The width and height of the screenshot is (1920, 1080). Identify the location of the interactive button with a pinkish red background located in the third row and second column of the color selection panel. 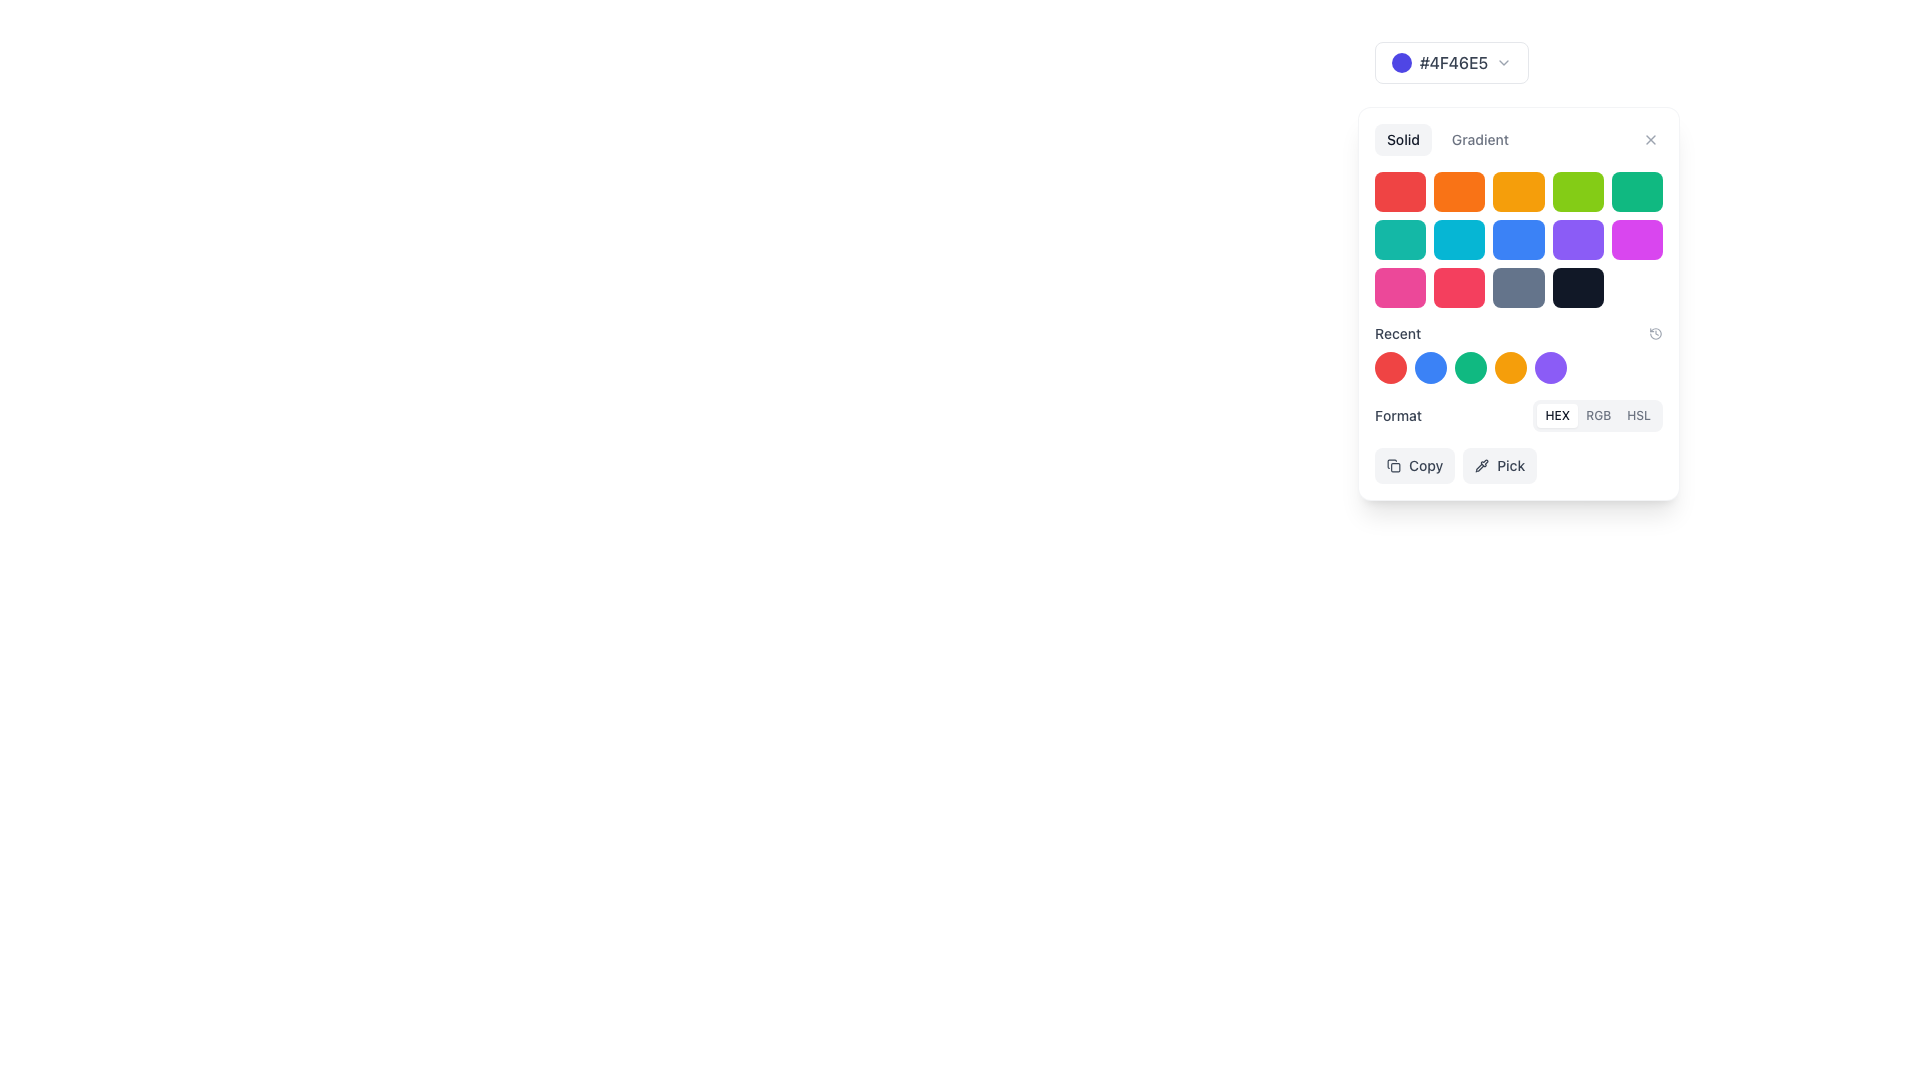
(1459, 288).